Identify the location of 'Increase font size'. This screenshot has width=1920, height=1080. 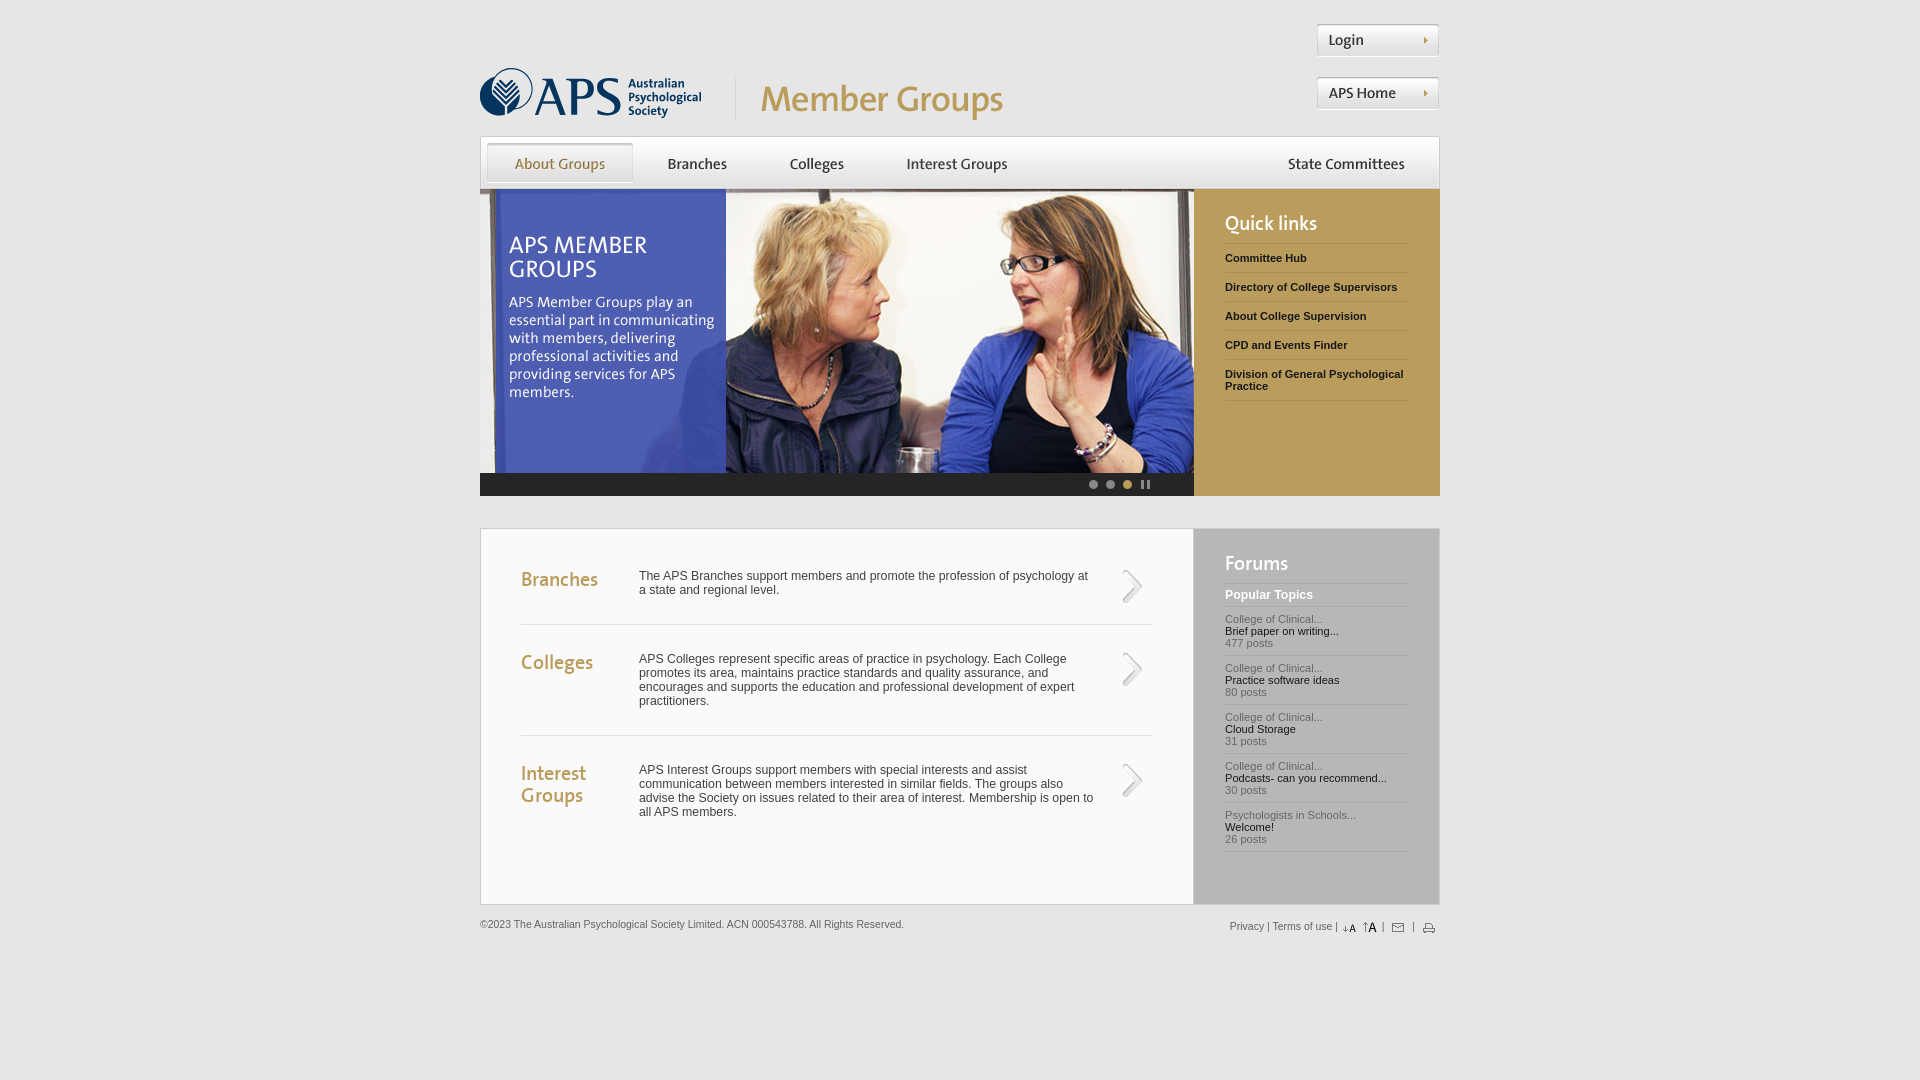
(1368, 927).